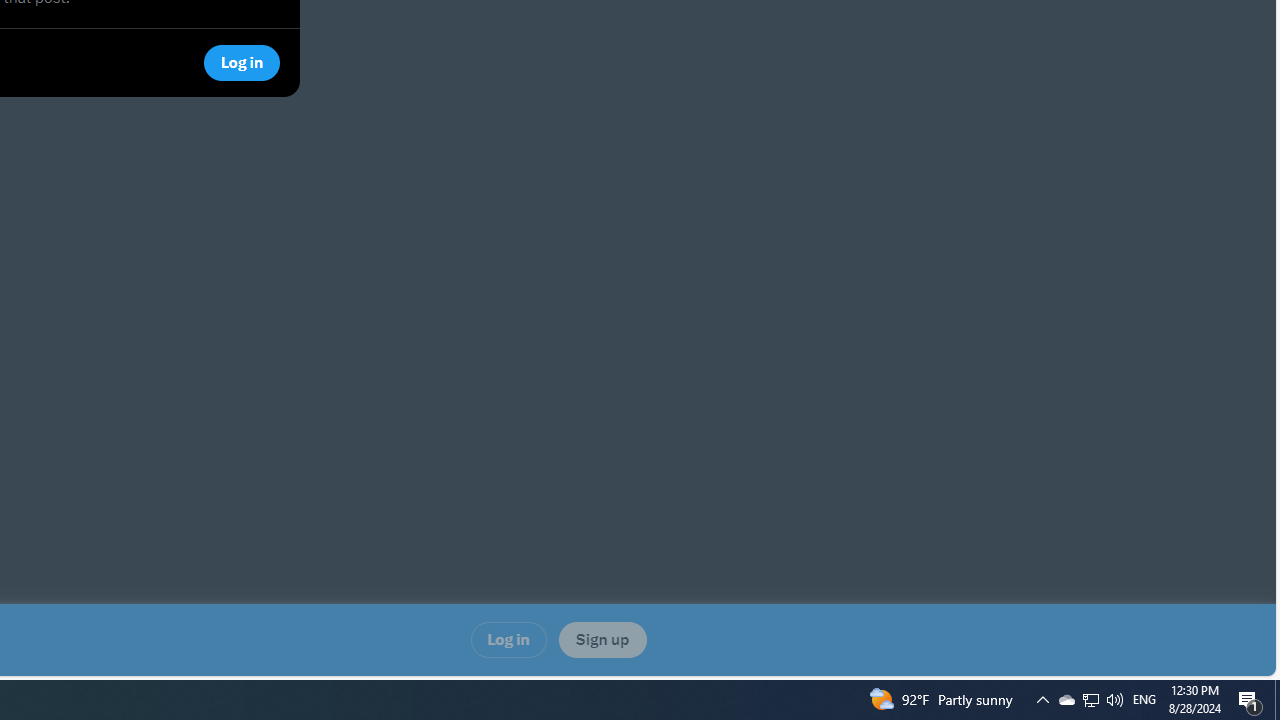 Image resolution: width=1280 pixels, height=720 pixels. I want to click on 'Tray Input Indicator - English (United States)', so click(1065, 698).